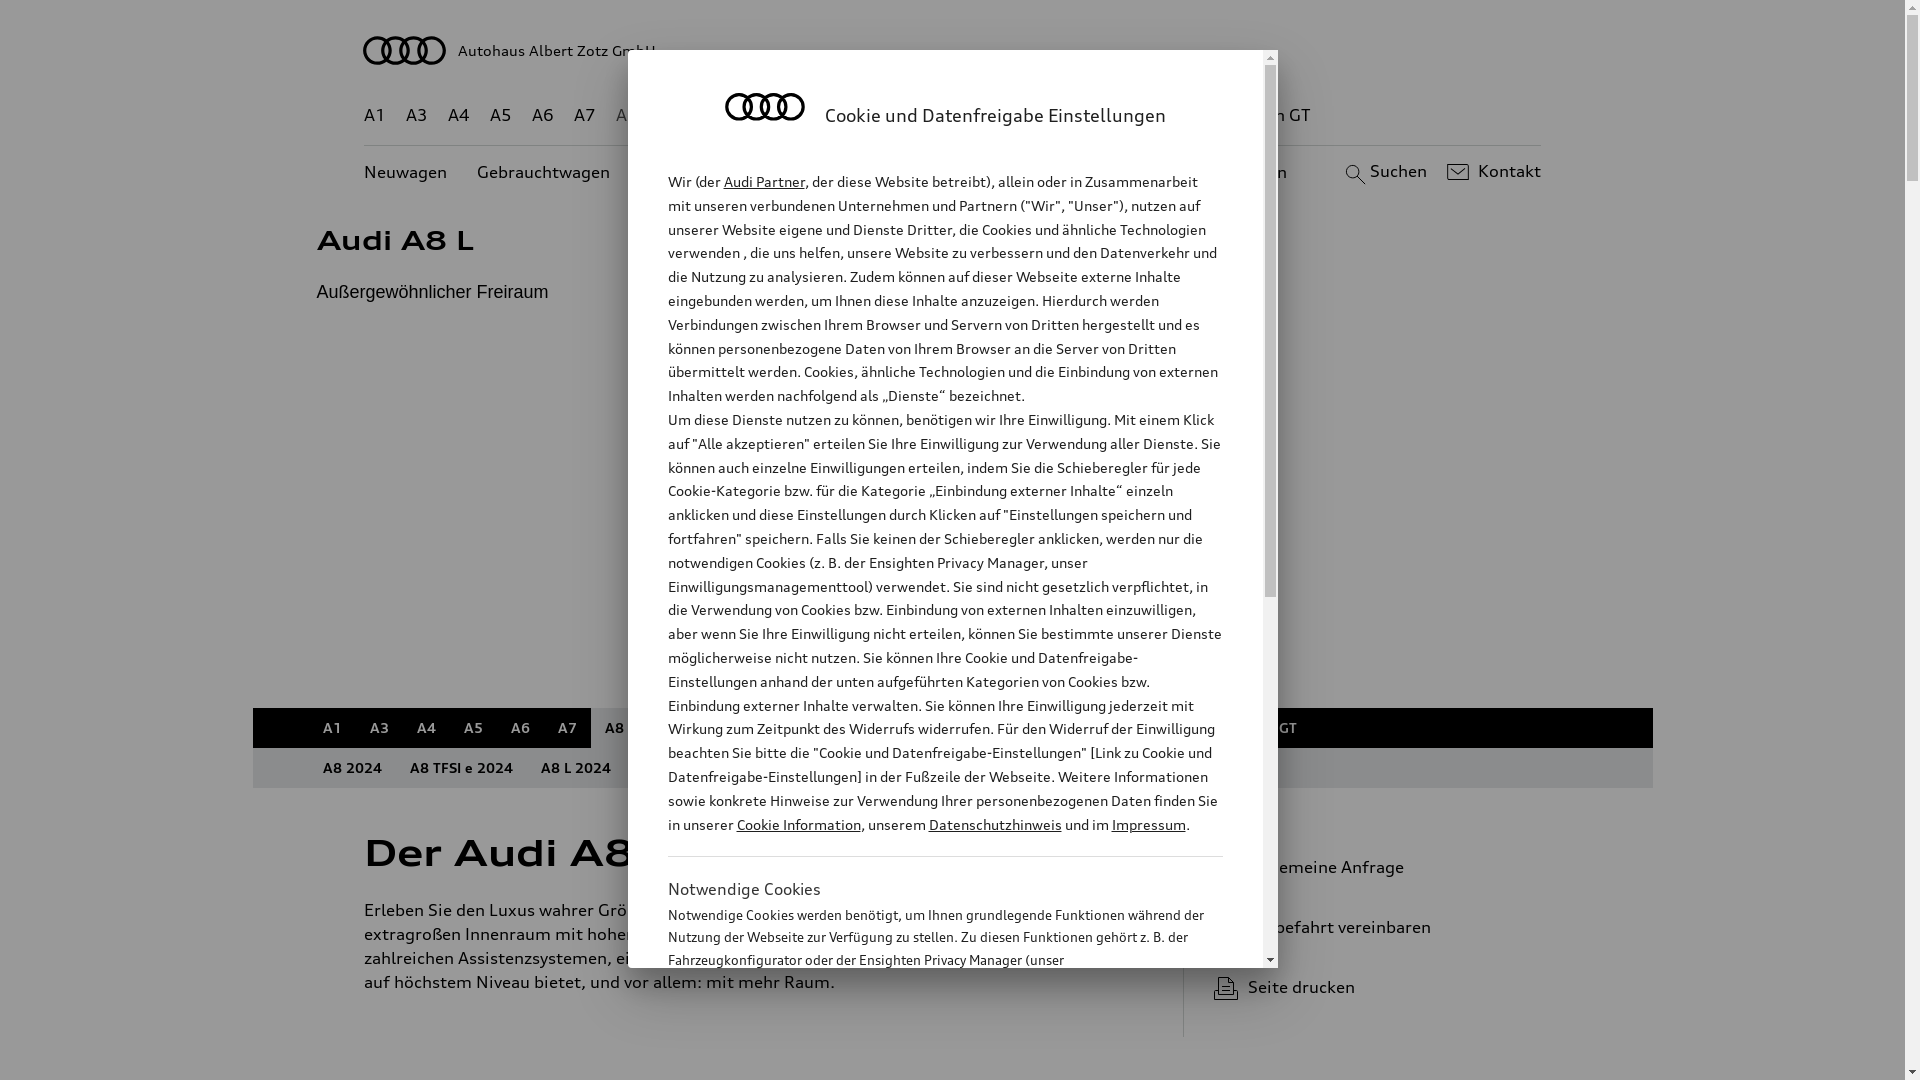 This screenshot has height=1080, width=1920. Describe the element at coordinates (404, 171) in the screenshot. I see `'Neuwagen'` at that location.